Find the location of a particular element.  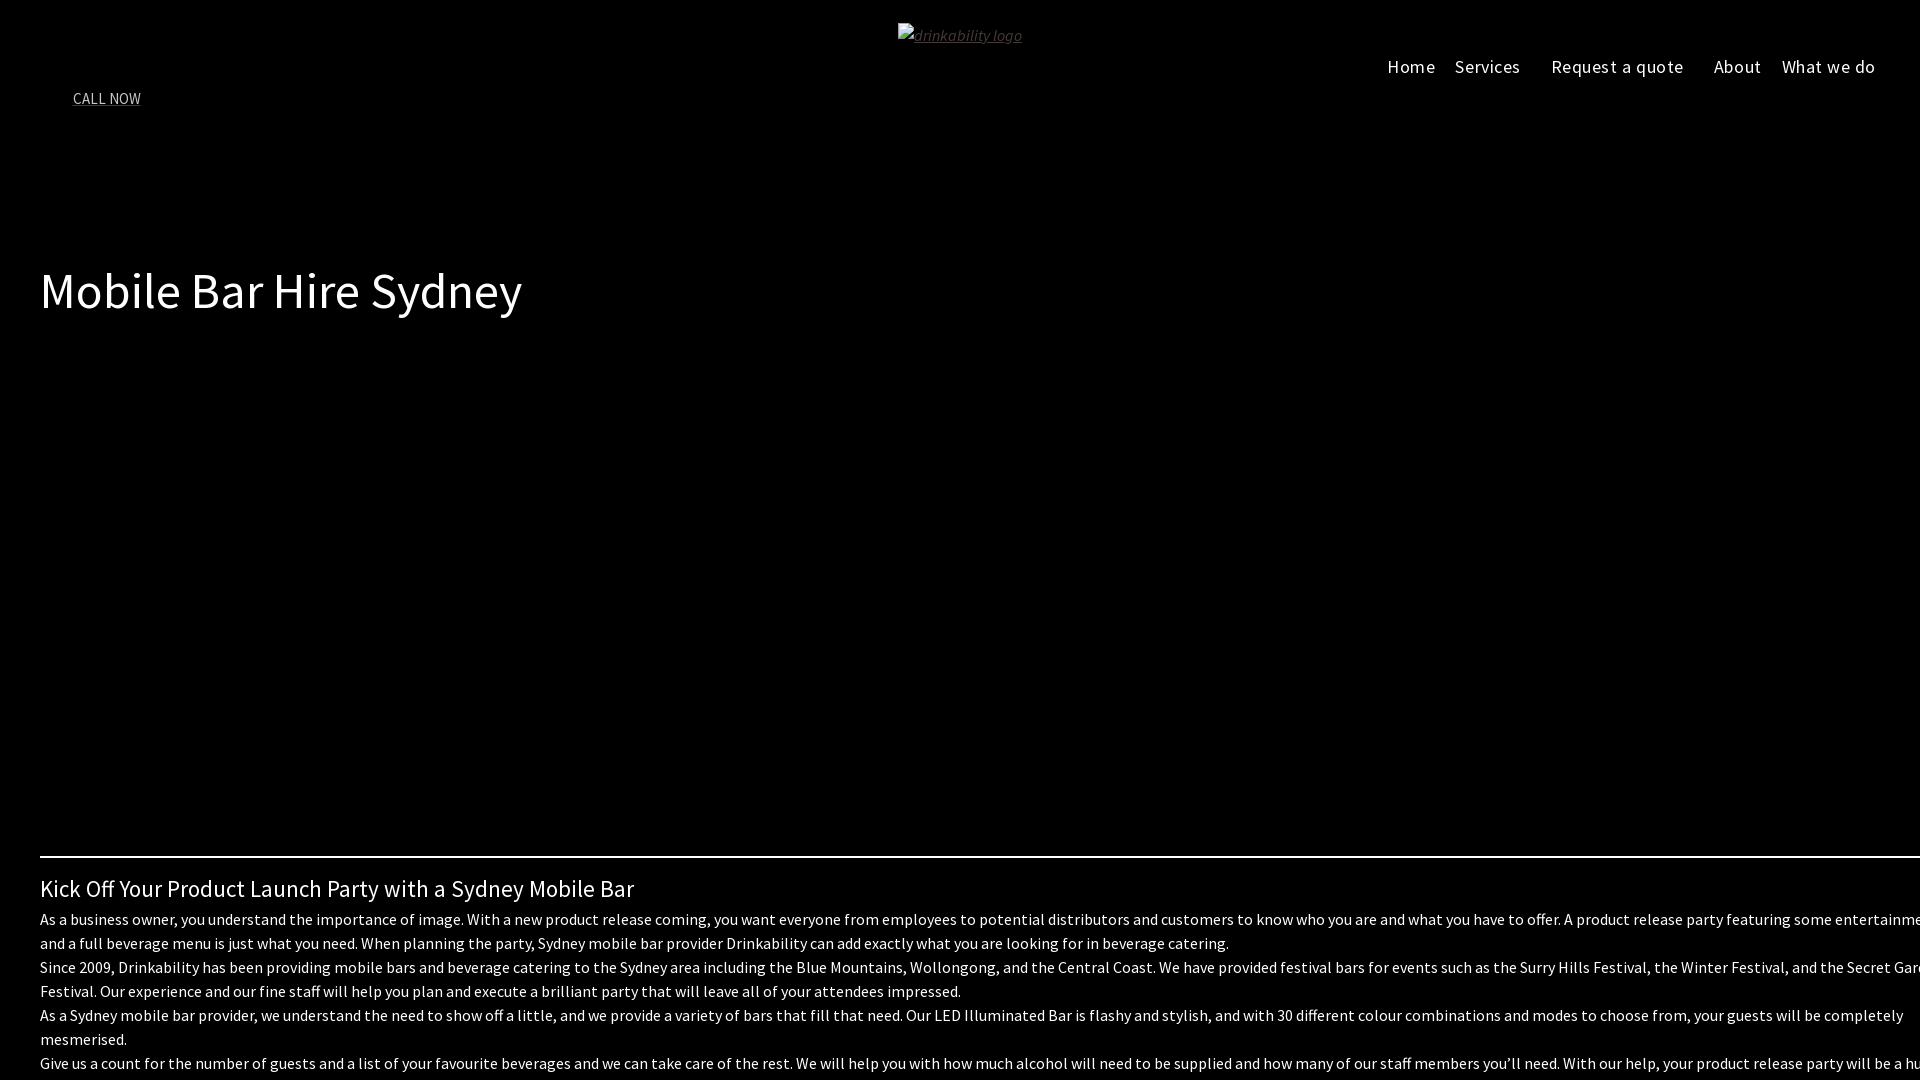

'Request a quote' is located at coordinates (1622, 64).